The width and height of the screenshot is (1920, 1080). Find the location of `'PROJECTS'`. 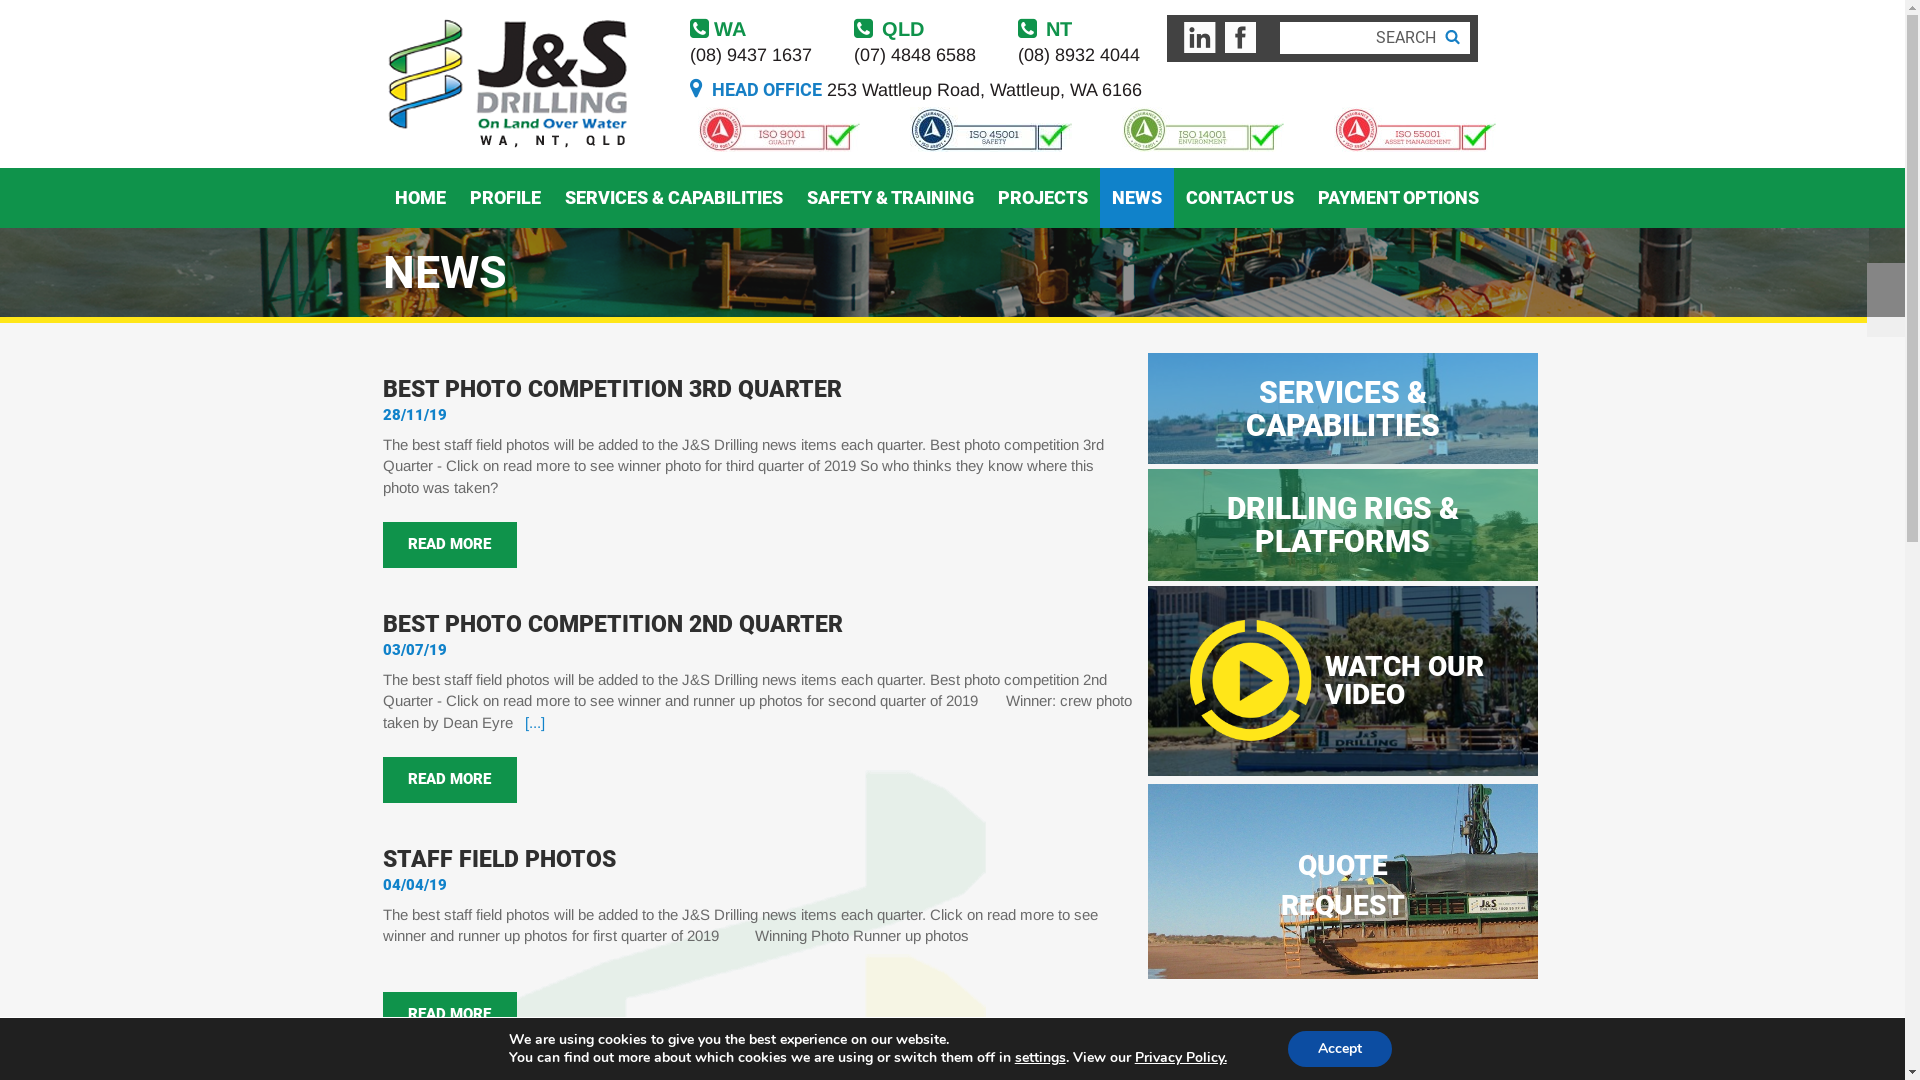

'PROJECTS' is located at coordinates (1041, 197).